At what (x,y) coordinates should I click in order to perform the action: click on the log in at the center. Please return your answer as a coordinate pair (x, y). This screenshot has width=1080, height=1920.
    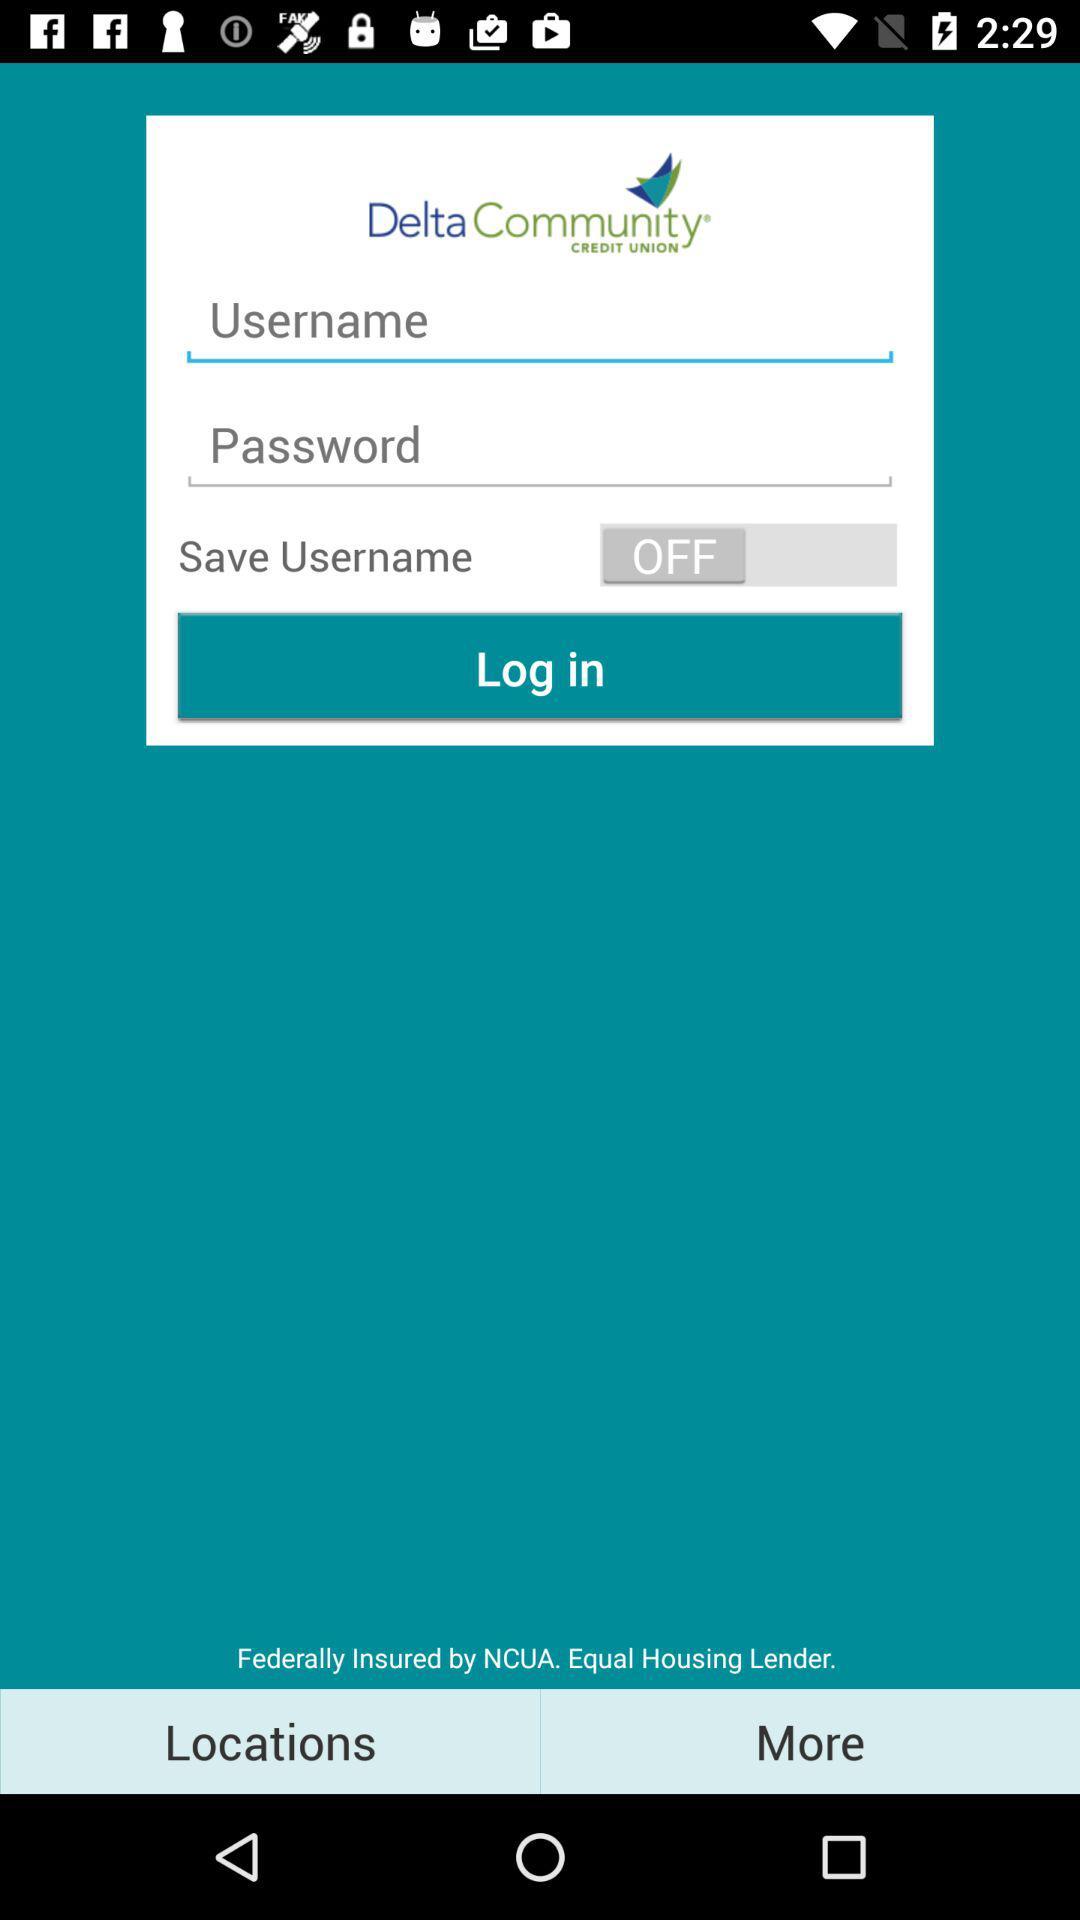
    Looking at the image, I should click on (540, 667).